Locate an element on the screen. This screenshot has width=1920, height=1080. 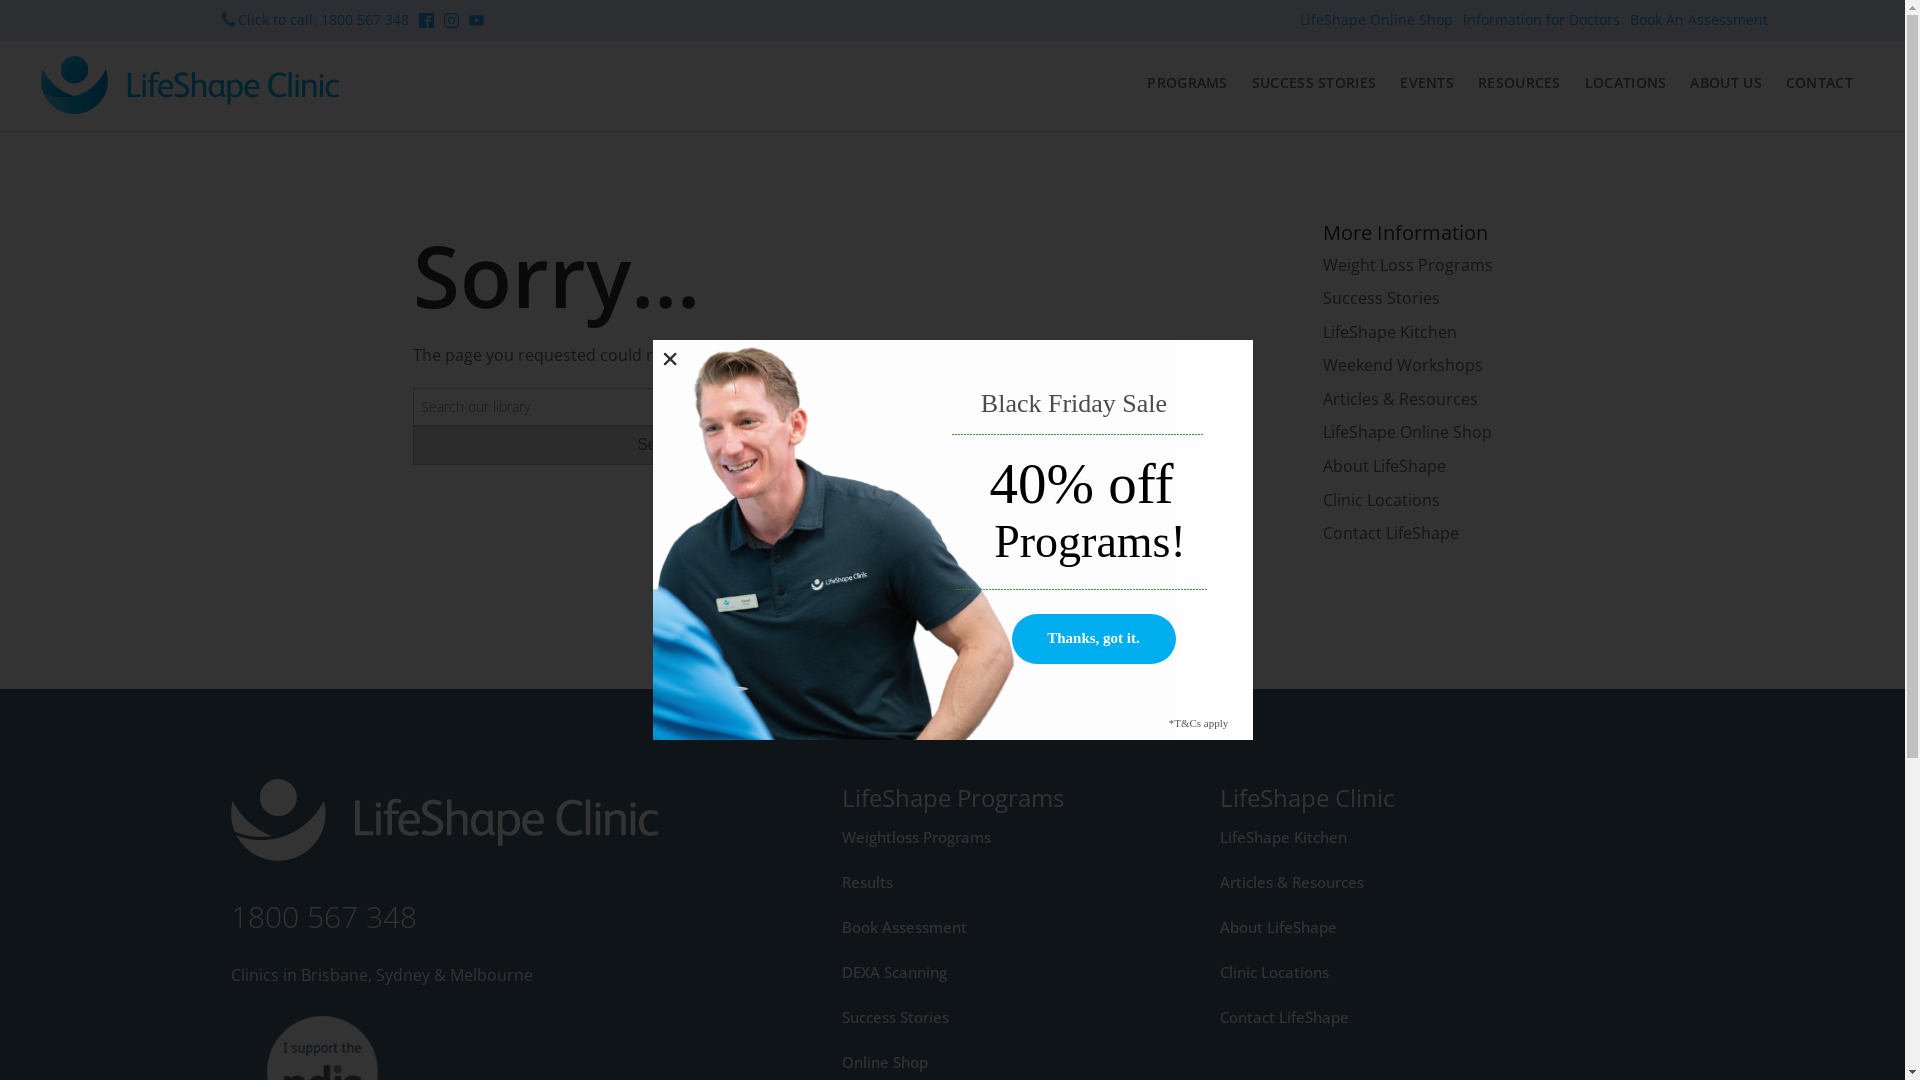
'Online Shop' is located at coordinates (940, 1060).